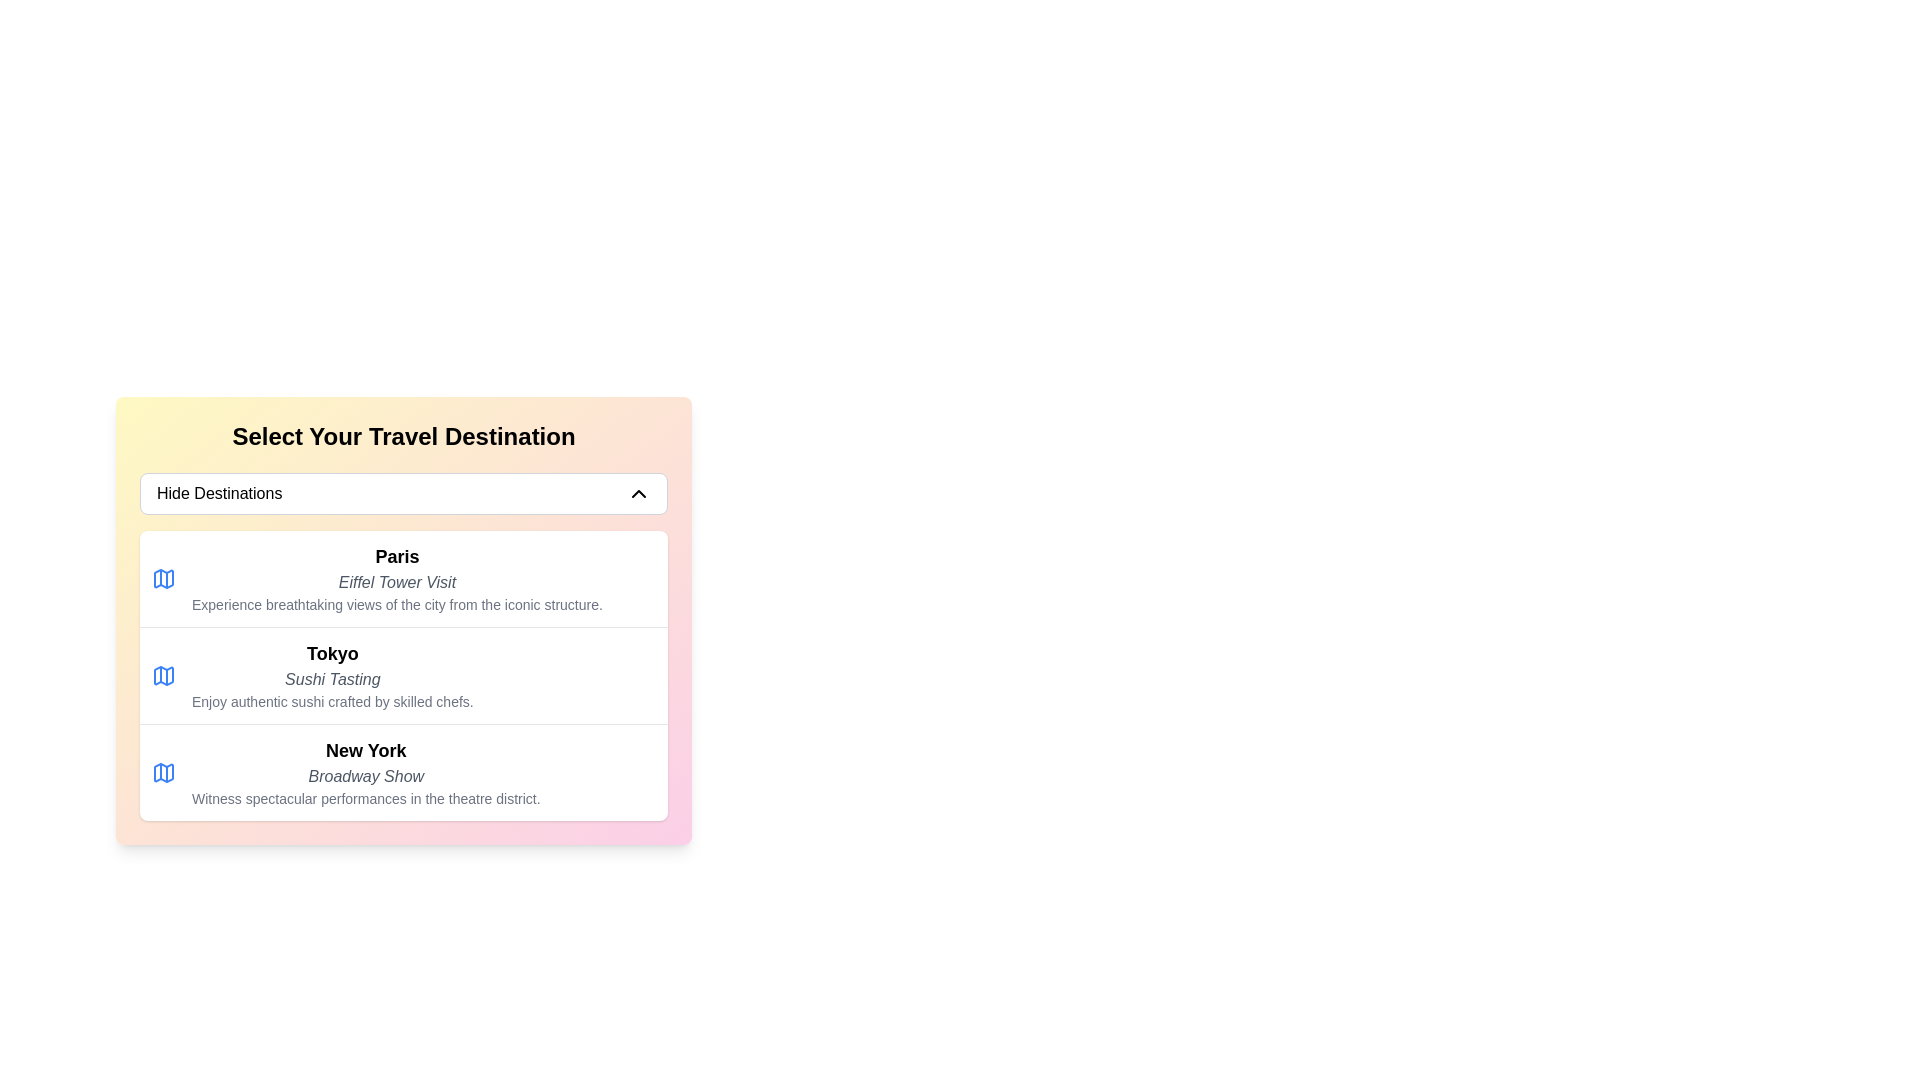  What do you see at coordinates (163, 578) in the screenshot?
I see `the map icon related to the travel destination 'Paris', which is positioned to the left of the label 'Paris Eiffel Tower Visit'` at bounding box center [163, 578].